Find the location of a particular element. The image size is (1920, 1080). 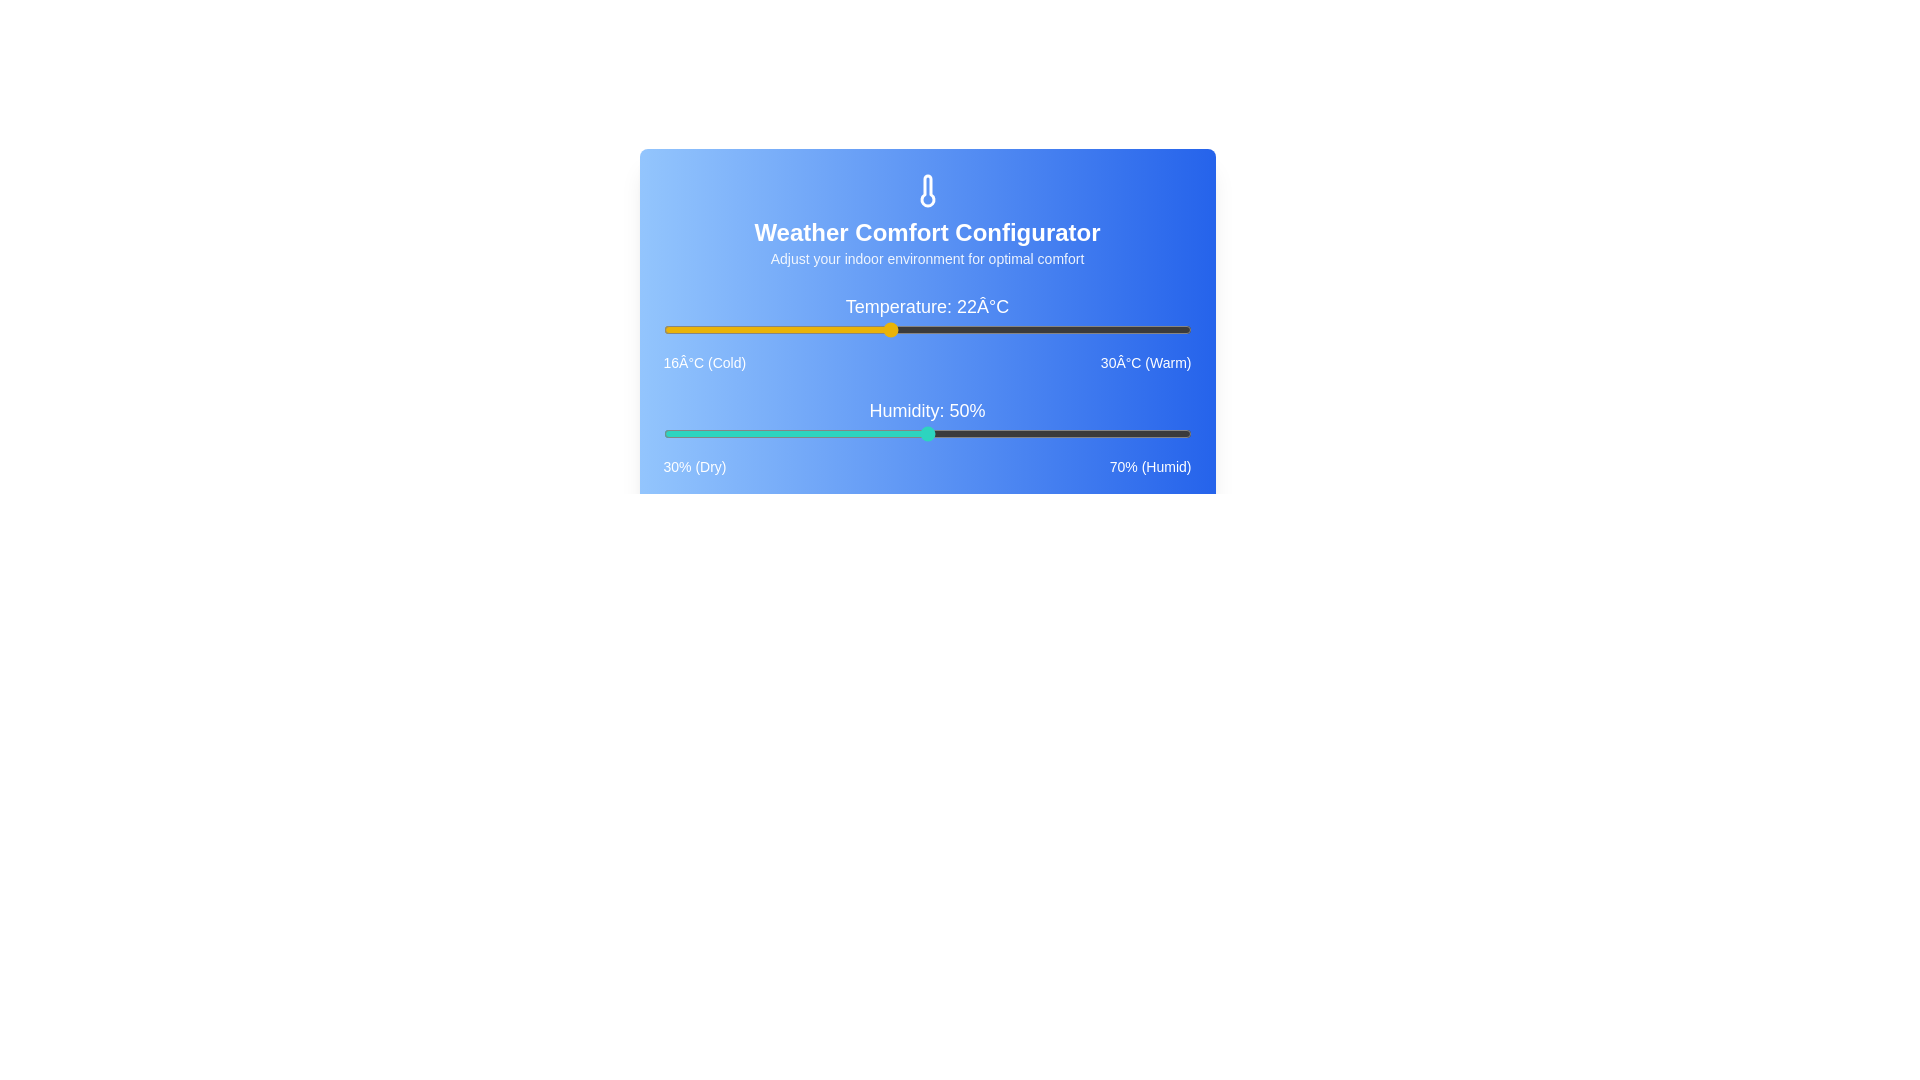

the temperature slider to 27°C is located at coordinates (1077, 329).